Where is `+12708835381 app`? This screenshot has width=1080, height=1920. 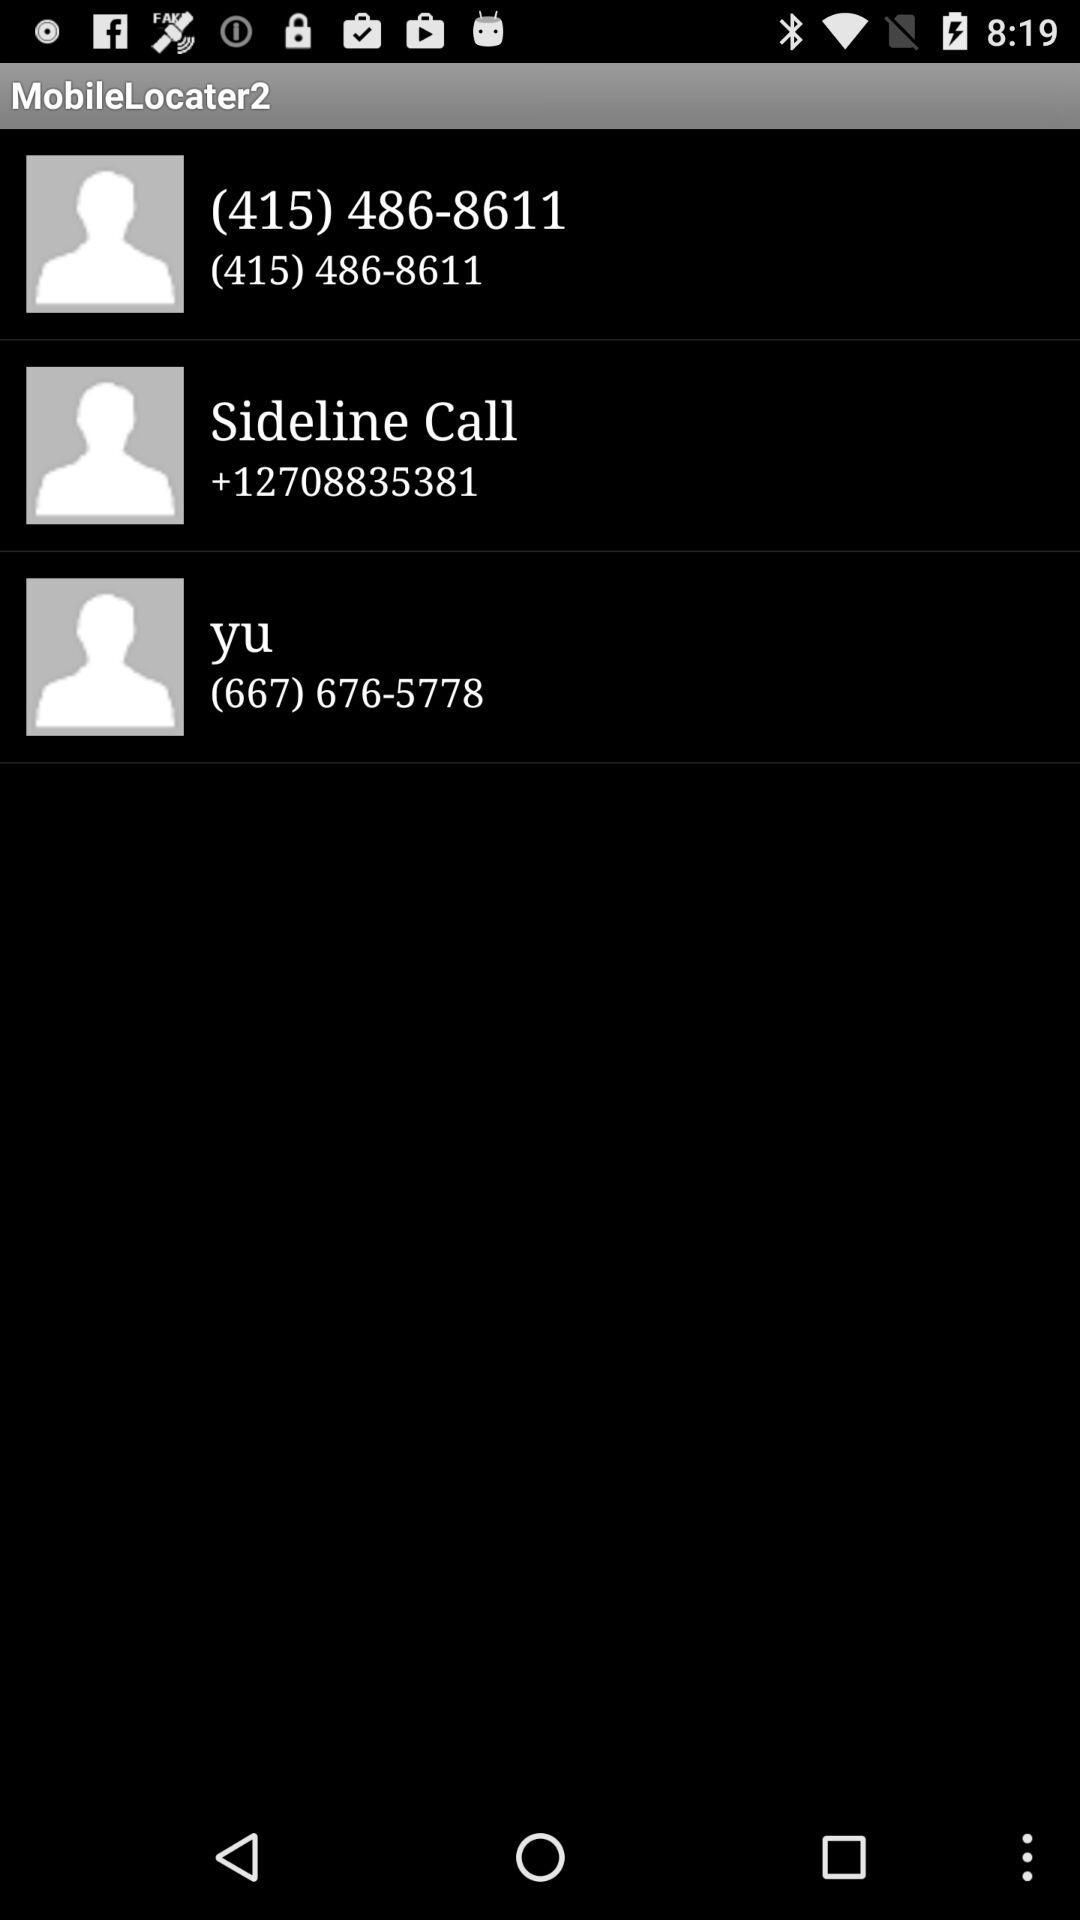 +12708835381 app is located at coordinates (631, 480).